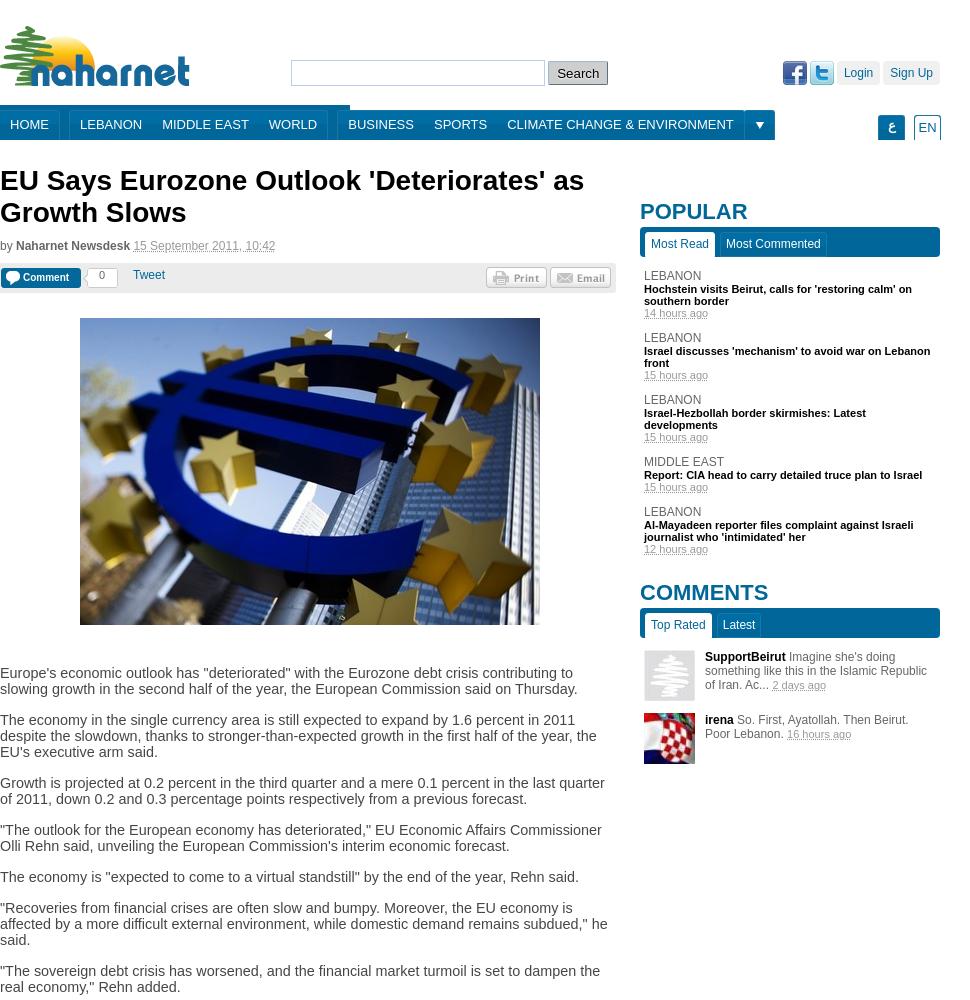 The image size is (970, 1000). What do you see at coordinates (0, 195) in the screenshot?
I see `'EU Says Eurozone Outlook 'Deteriorates' as Growth Slows'` at bounding box center [0, 195].